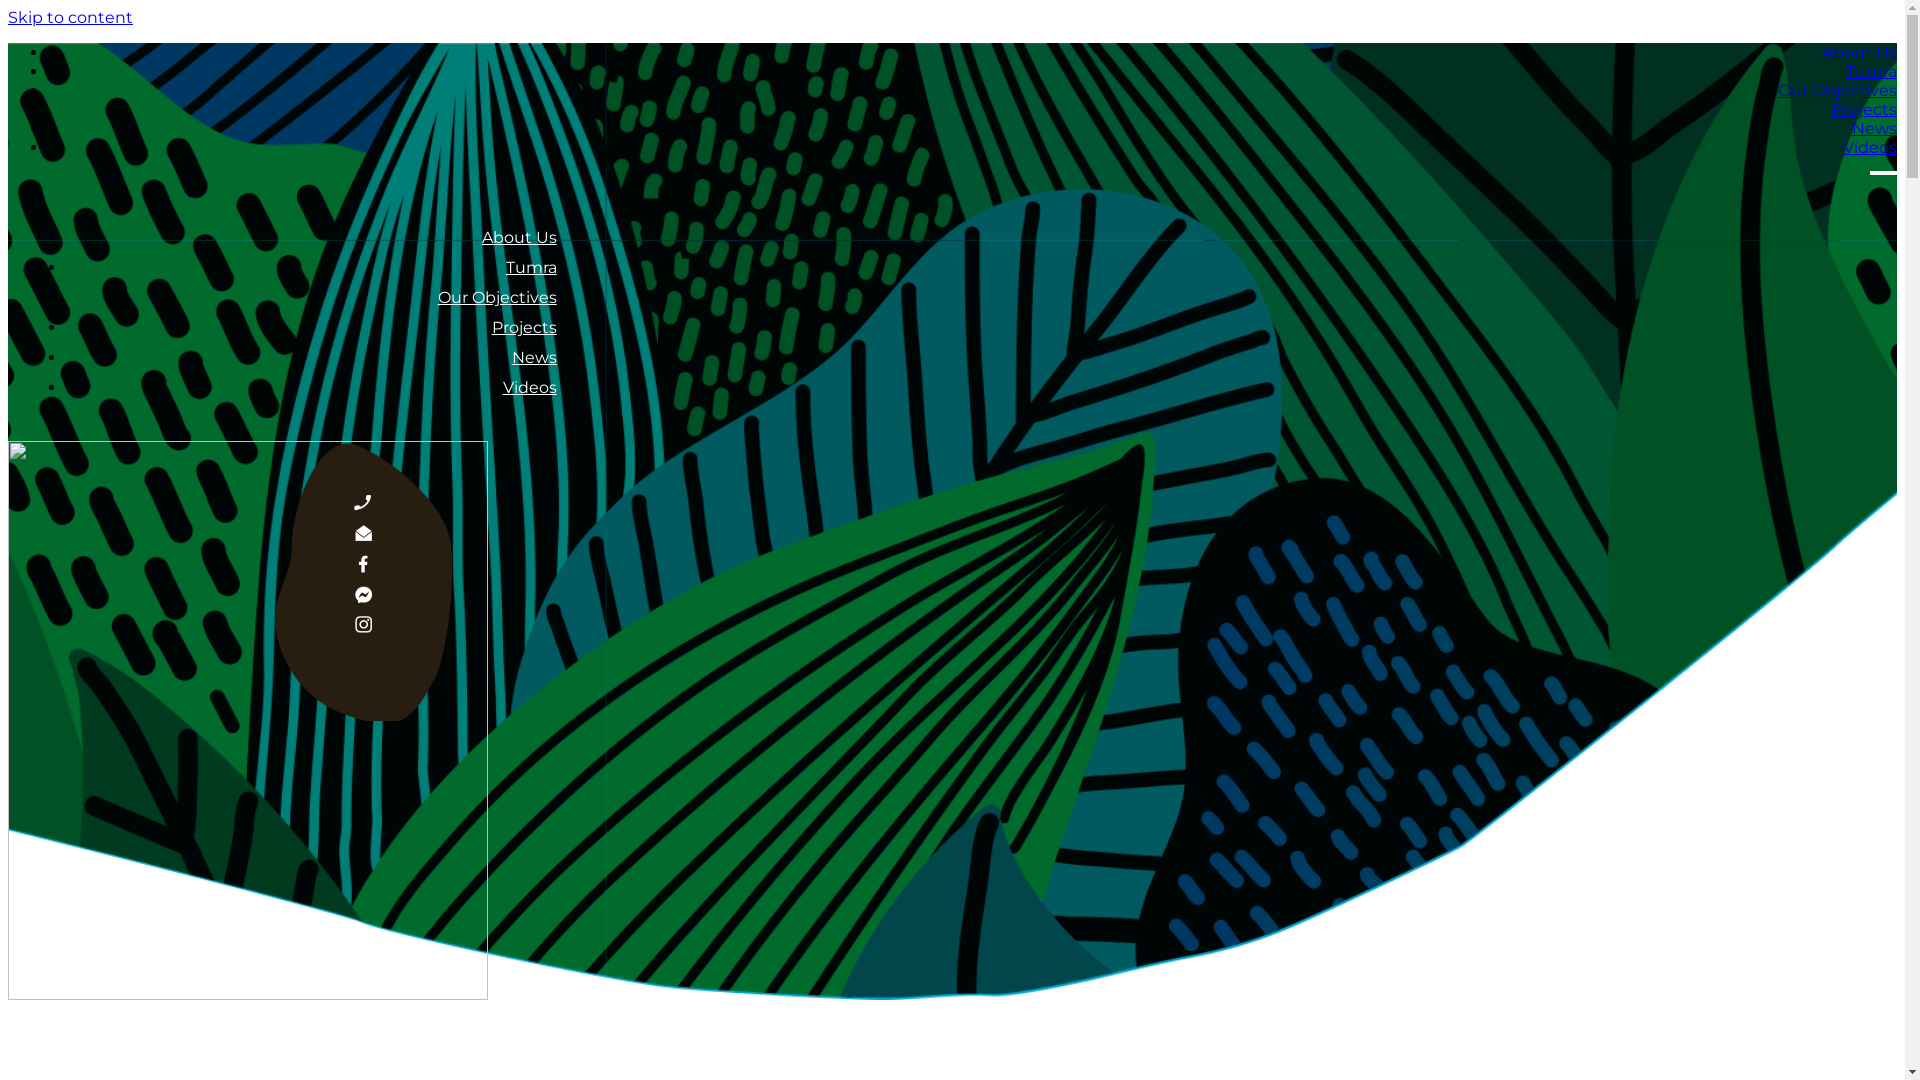 This screenshot has height=1080, width=1920. Describe the element at coordinates (70, 17) in the screenshot. I see `'Skip to content'` at that location.